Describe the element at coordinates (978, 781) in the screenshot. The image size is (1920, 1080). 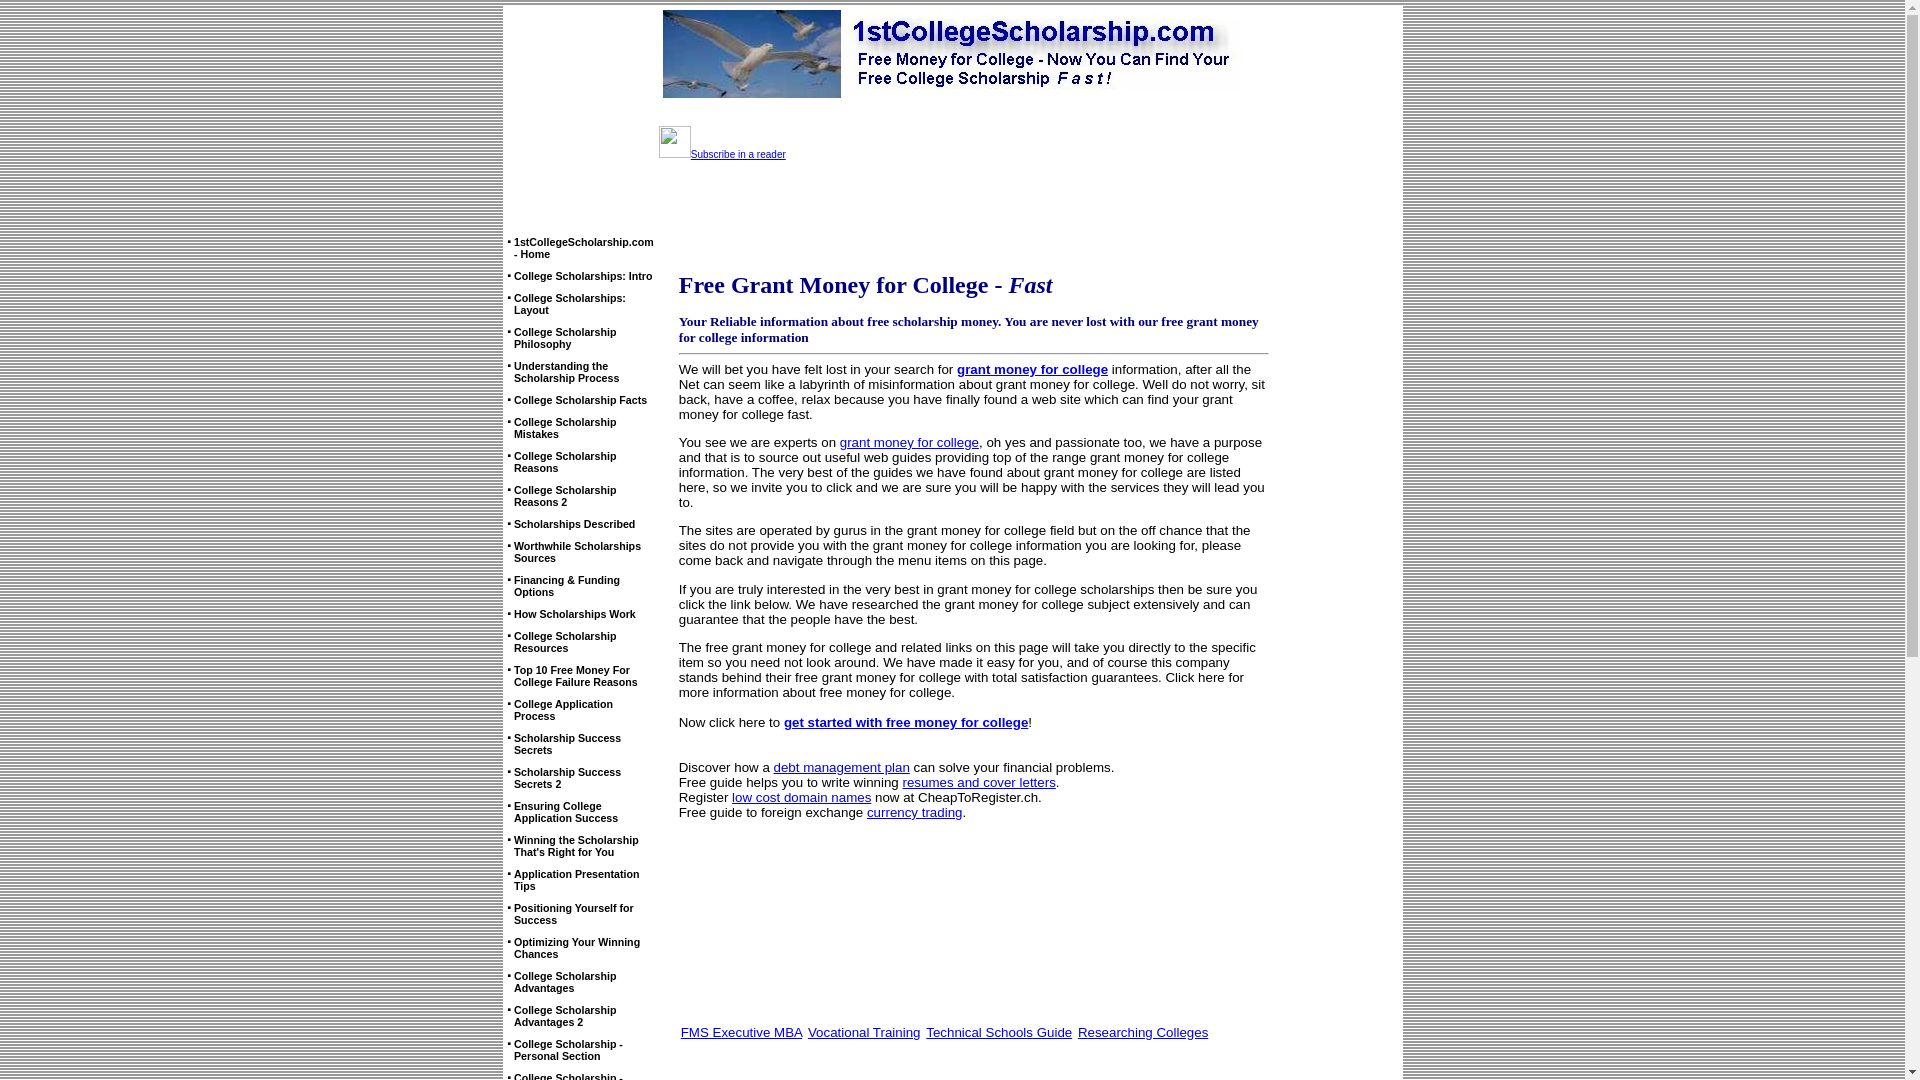
I see `'resumes and cover letters'` at that location.